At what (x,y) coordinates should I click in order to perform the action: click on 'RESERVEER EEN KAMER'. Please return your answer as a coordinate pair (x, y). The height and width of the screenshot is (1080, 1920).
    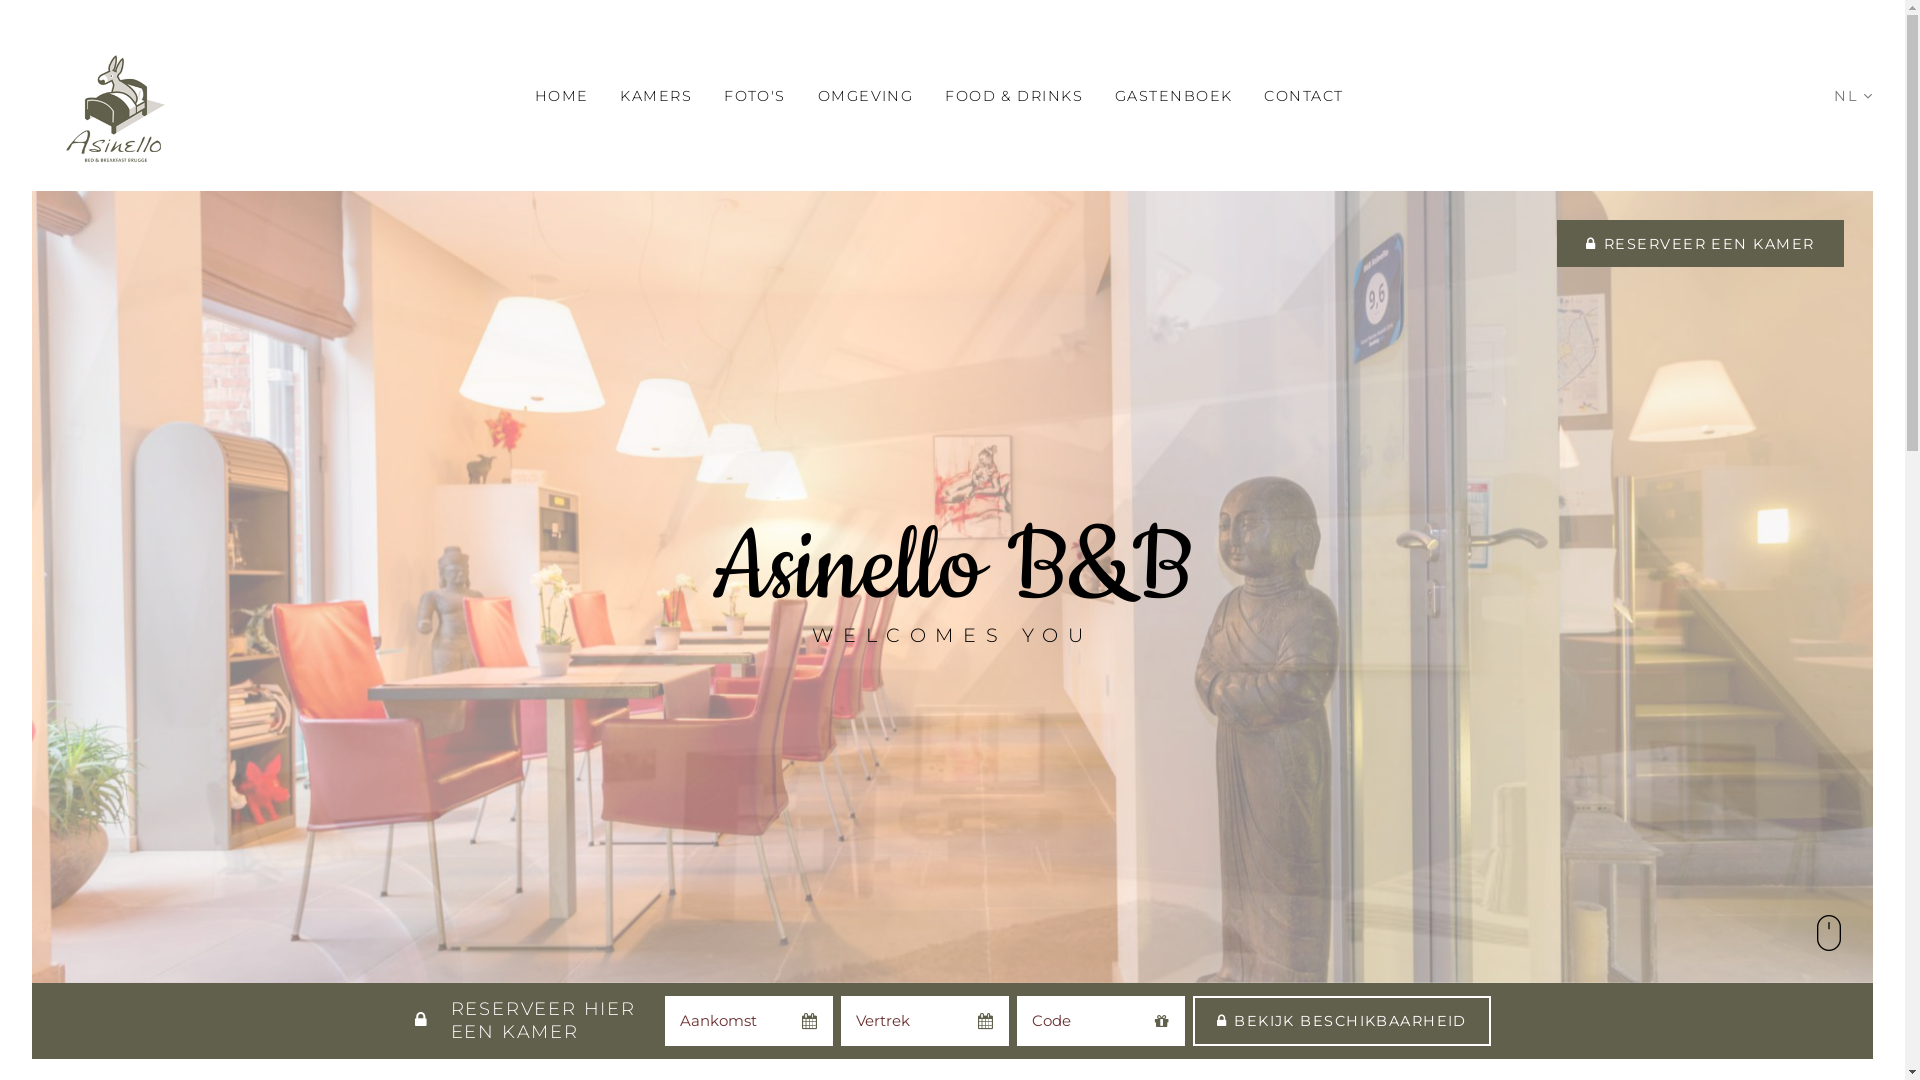
    Looking at the image, I should click on (1699, 242).